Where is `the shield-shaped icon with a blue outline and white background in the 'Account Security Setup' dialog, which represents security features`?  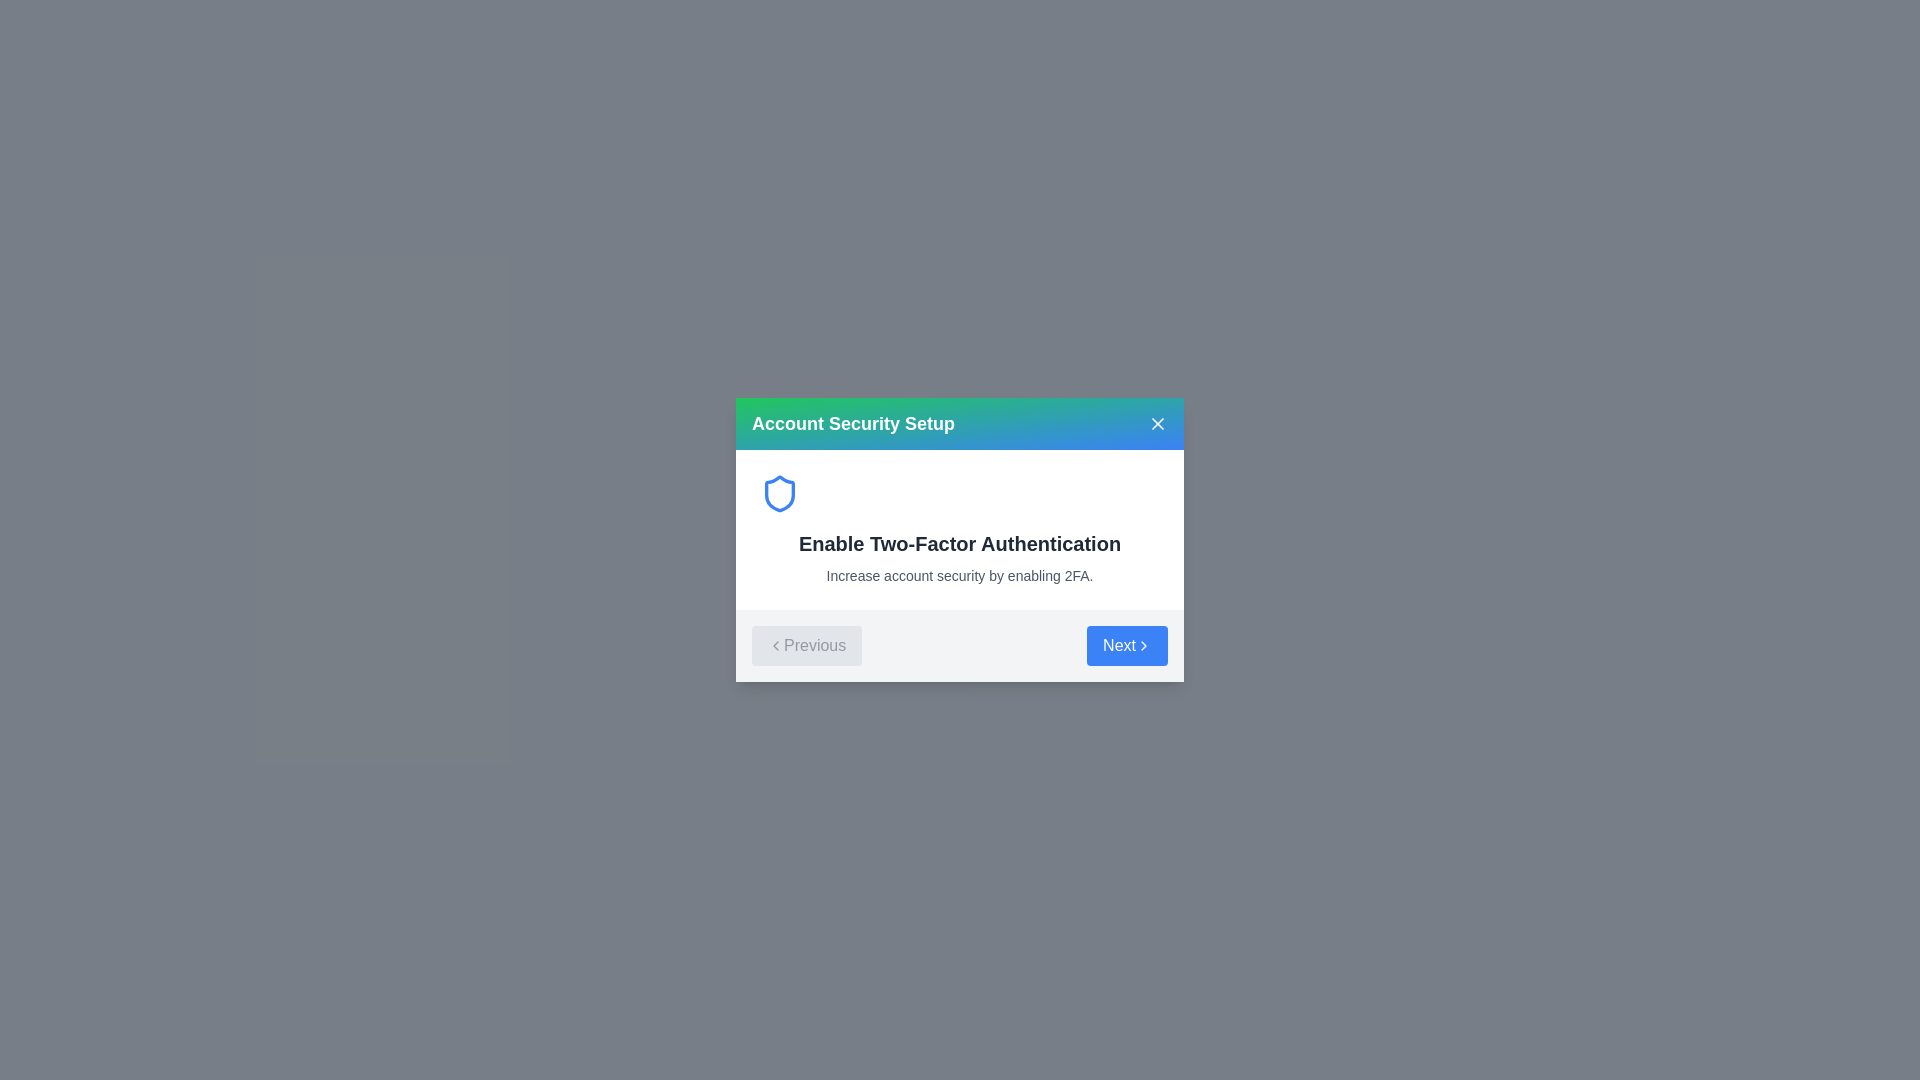
the shield-shaped icon with a blue outline and white background in the 'Account Security Setup' dialog, which represents security features is located at coordinates (778, 493).